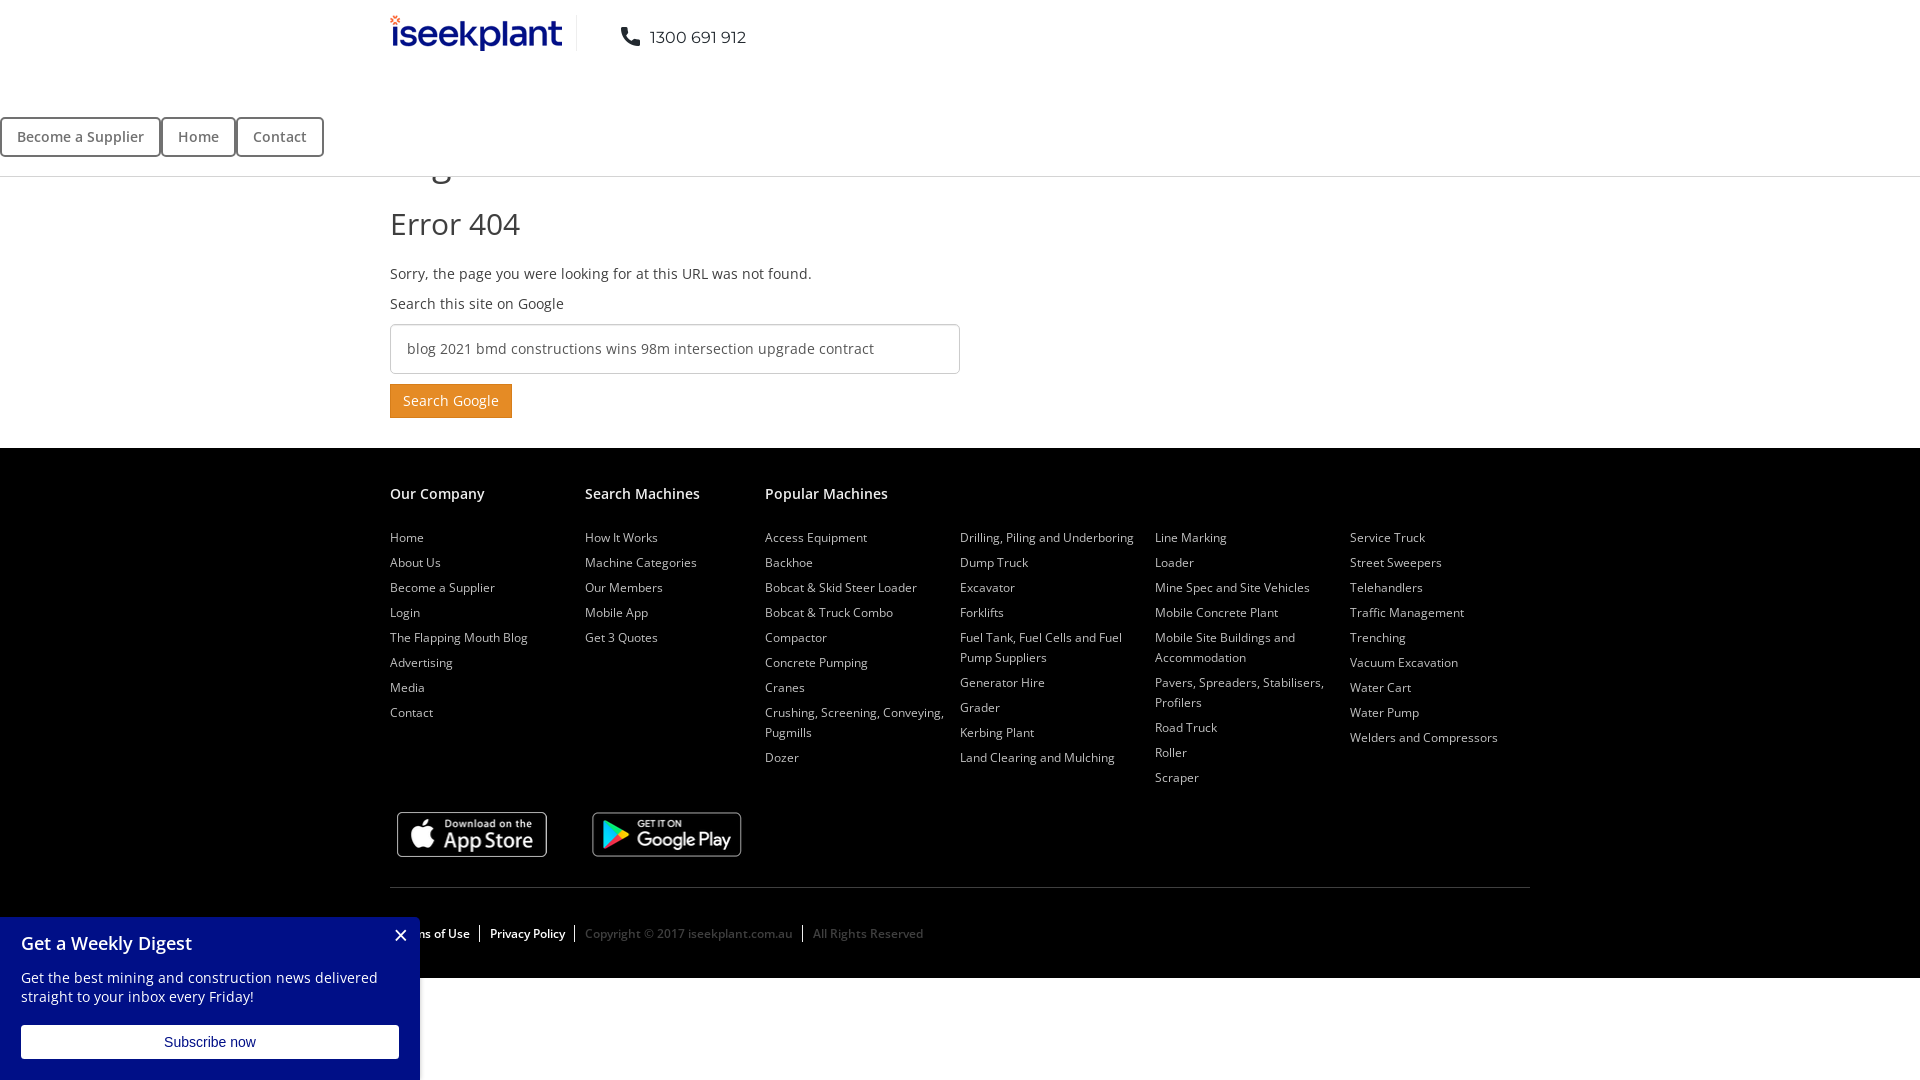  I want to click on 'Drilling, Piling and Underboring', so click(1045, 536).